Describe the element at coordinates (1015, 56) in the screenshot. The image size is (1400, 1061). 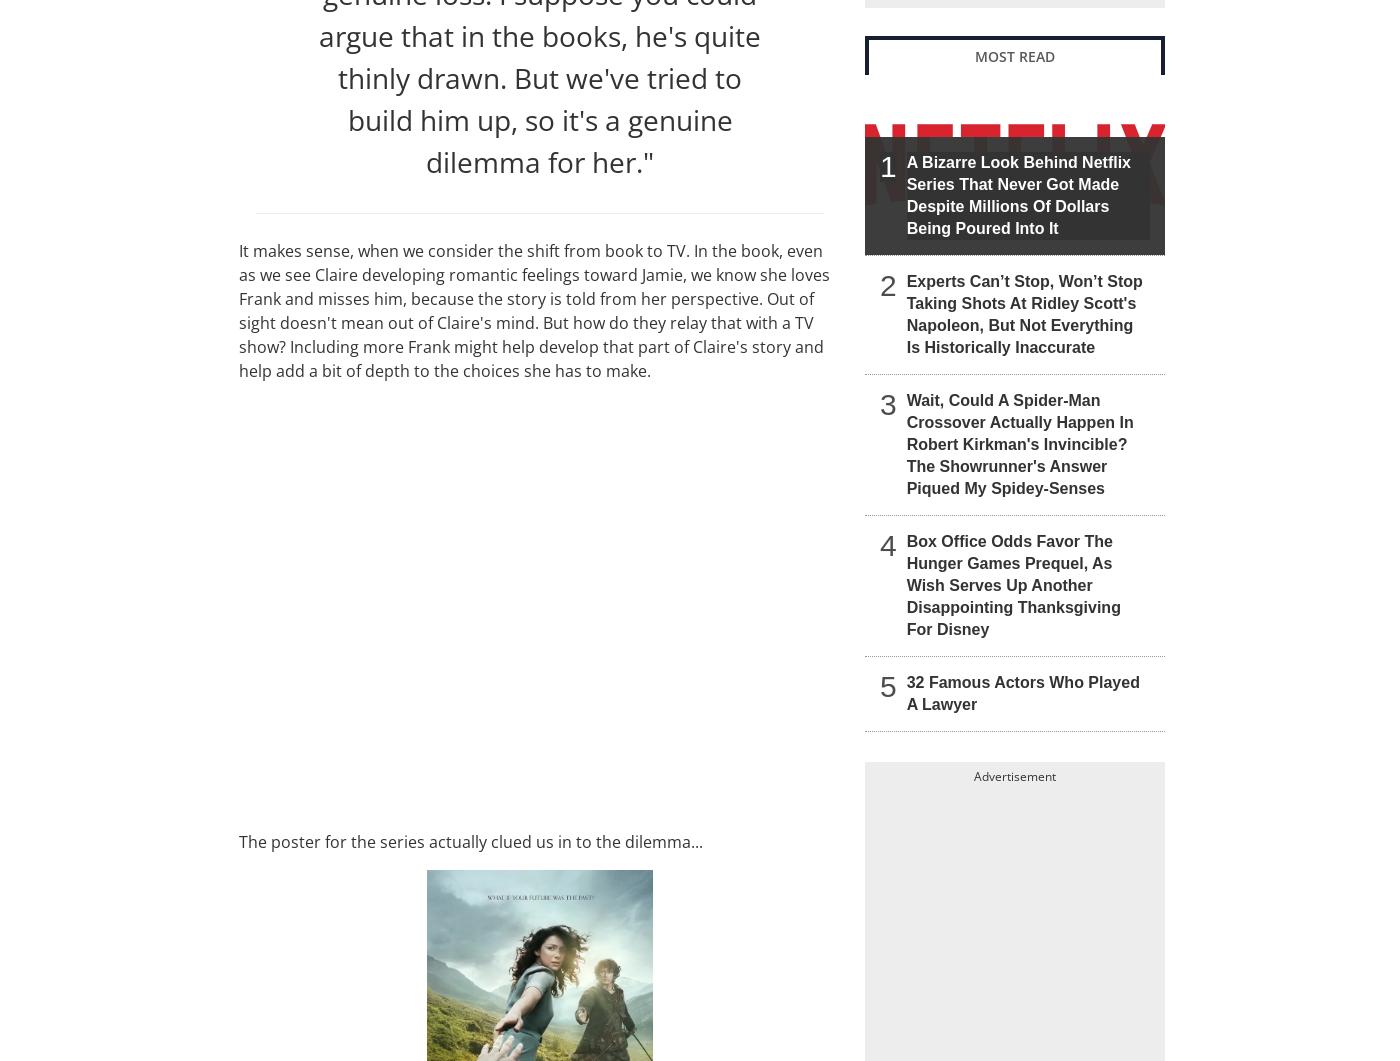
I see `'MOST READ'` at that location.